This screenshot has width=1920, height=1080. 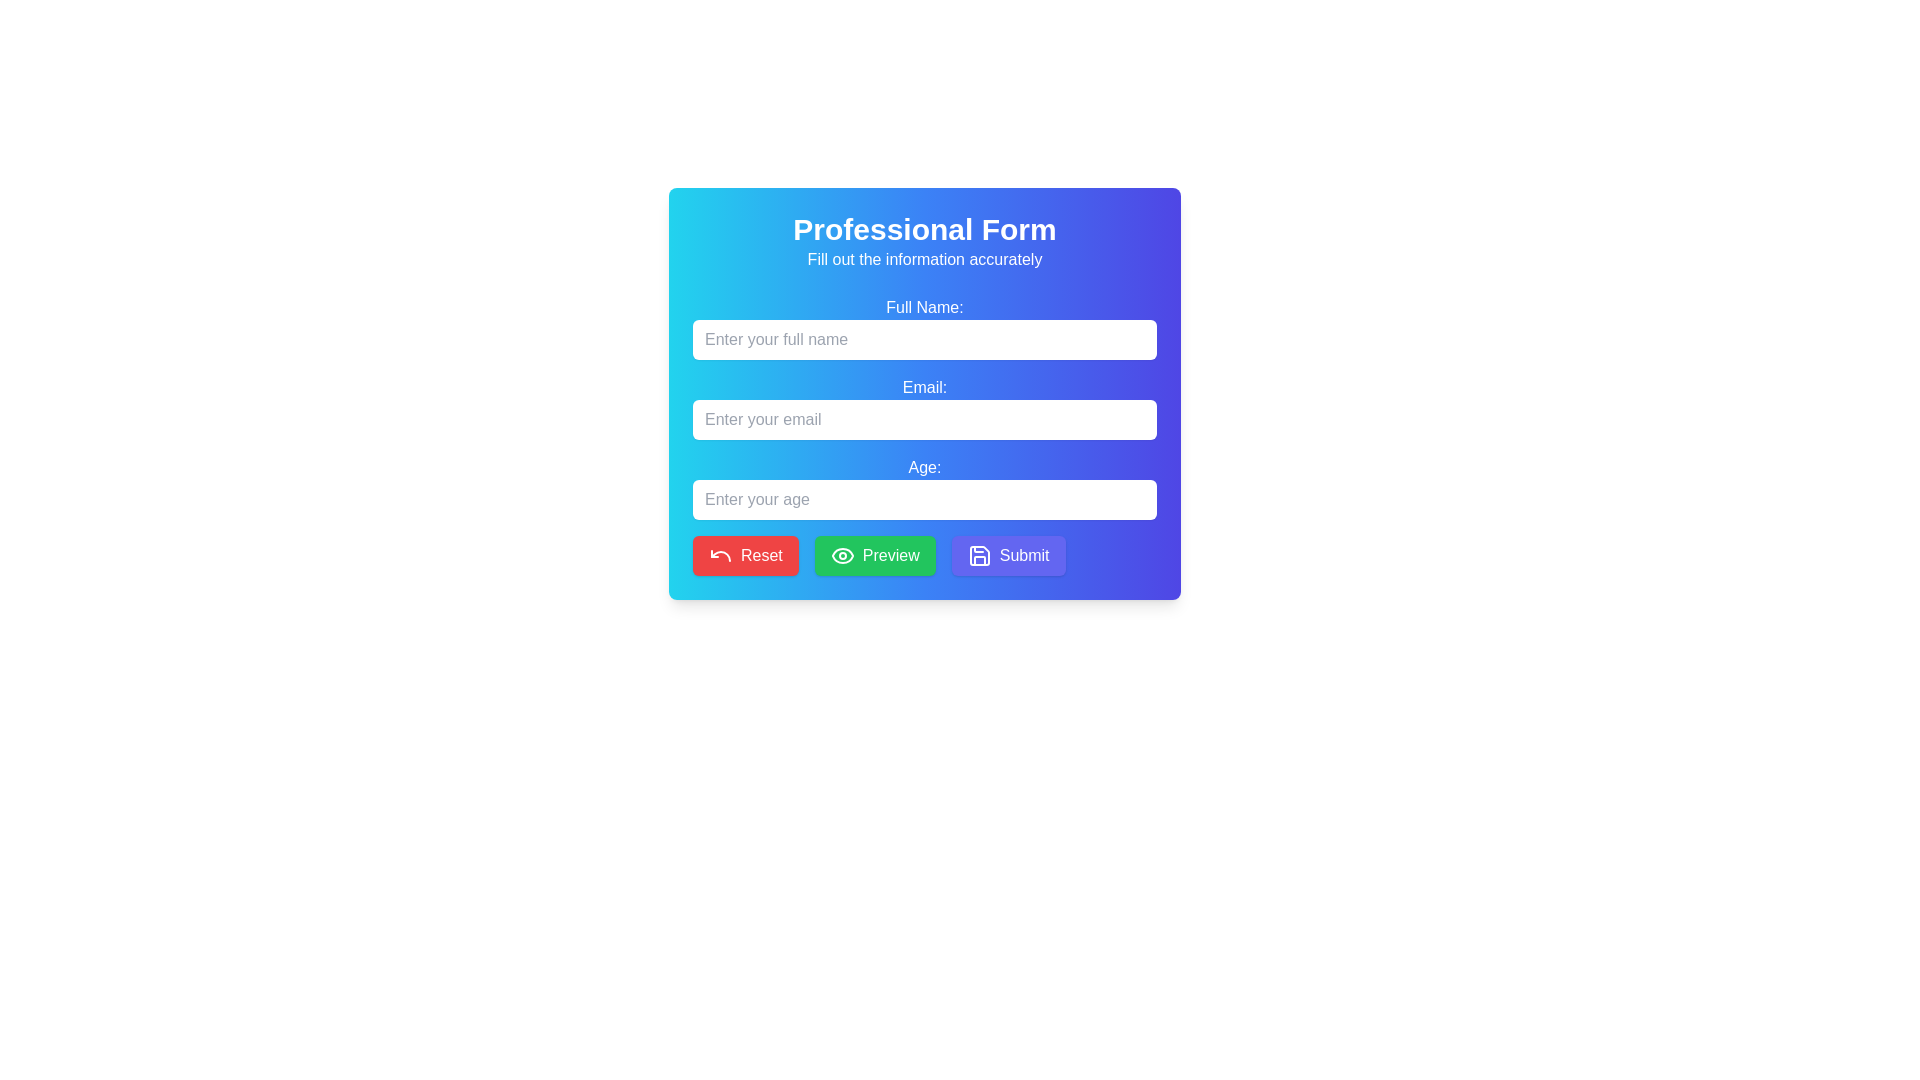 What do you see at coordinates (924, 326) in the screenshot?
I see `the text input field for entering the full name, which is positioned at the top of the form layout` at bounding box center [924, 326].